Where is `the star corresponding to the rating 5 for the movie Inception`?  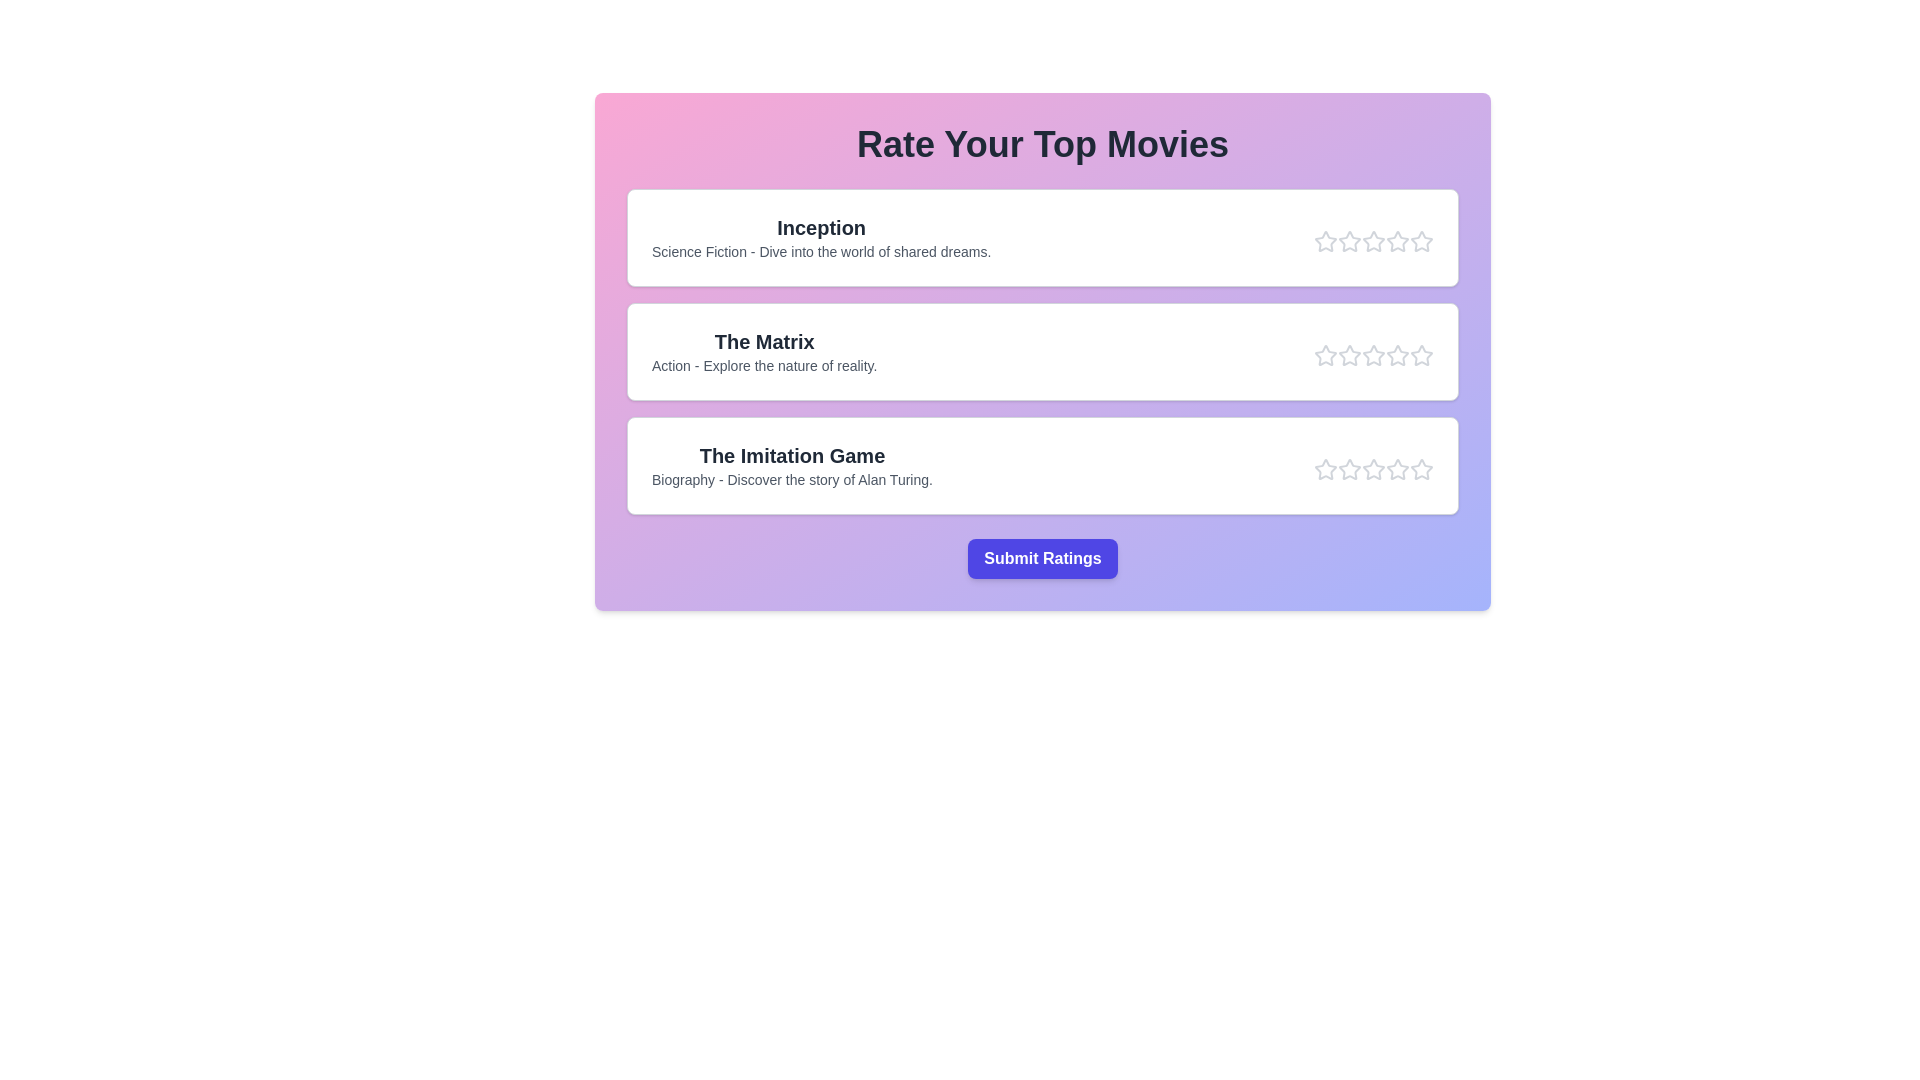 the star corresponding to the rating 5 for the movie Inception is located at coordinates (1420, 241).